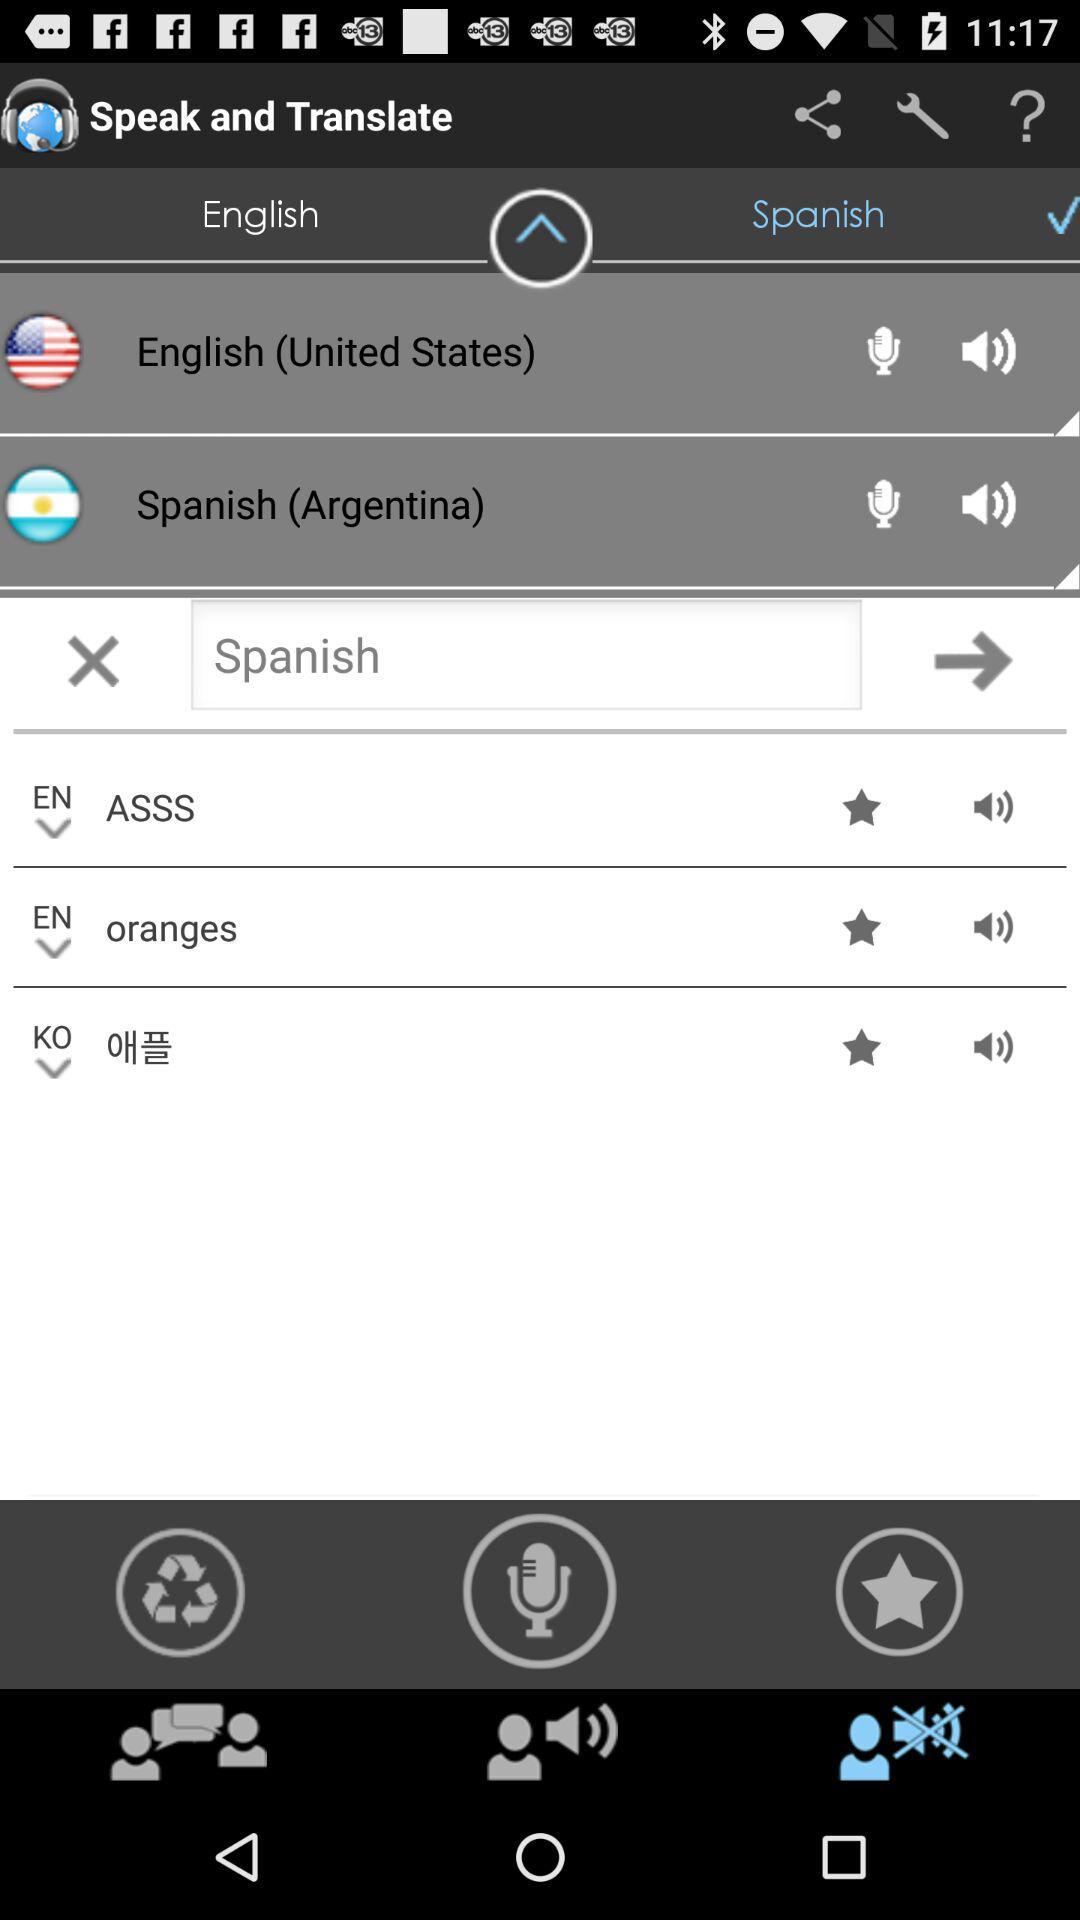 The width and height of the screenshot is (1080, 1920). What do you see at coordinates (552, 1740) in the screenshot?
I see `the   item` at bounding box center [552, 1740].